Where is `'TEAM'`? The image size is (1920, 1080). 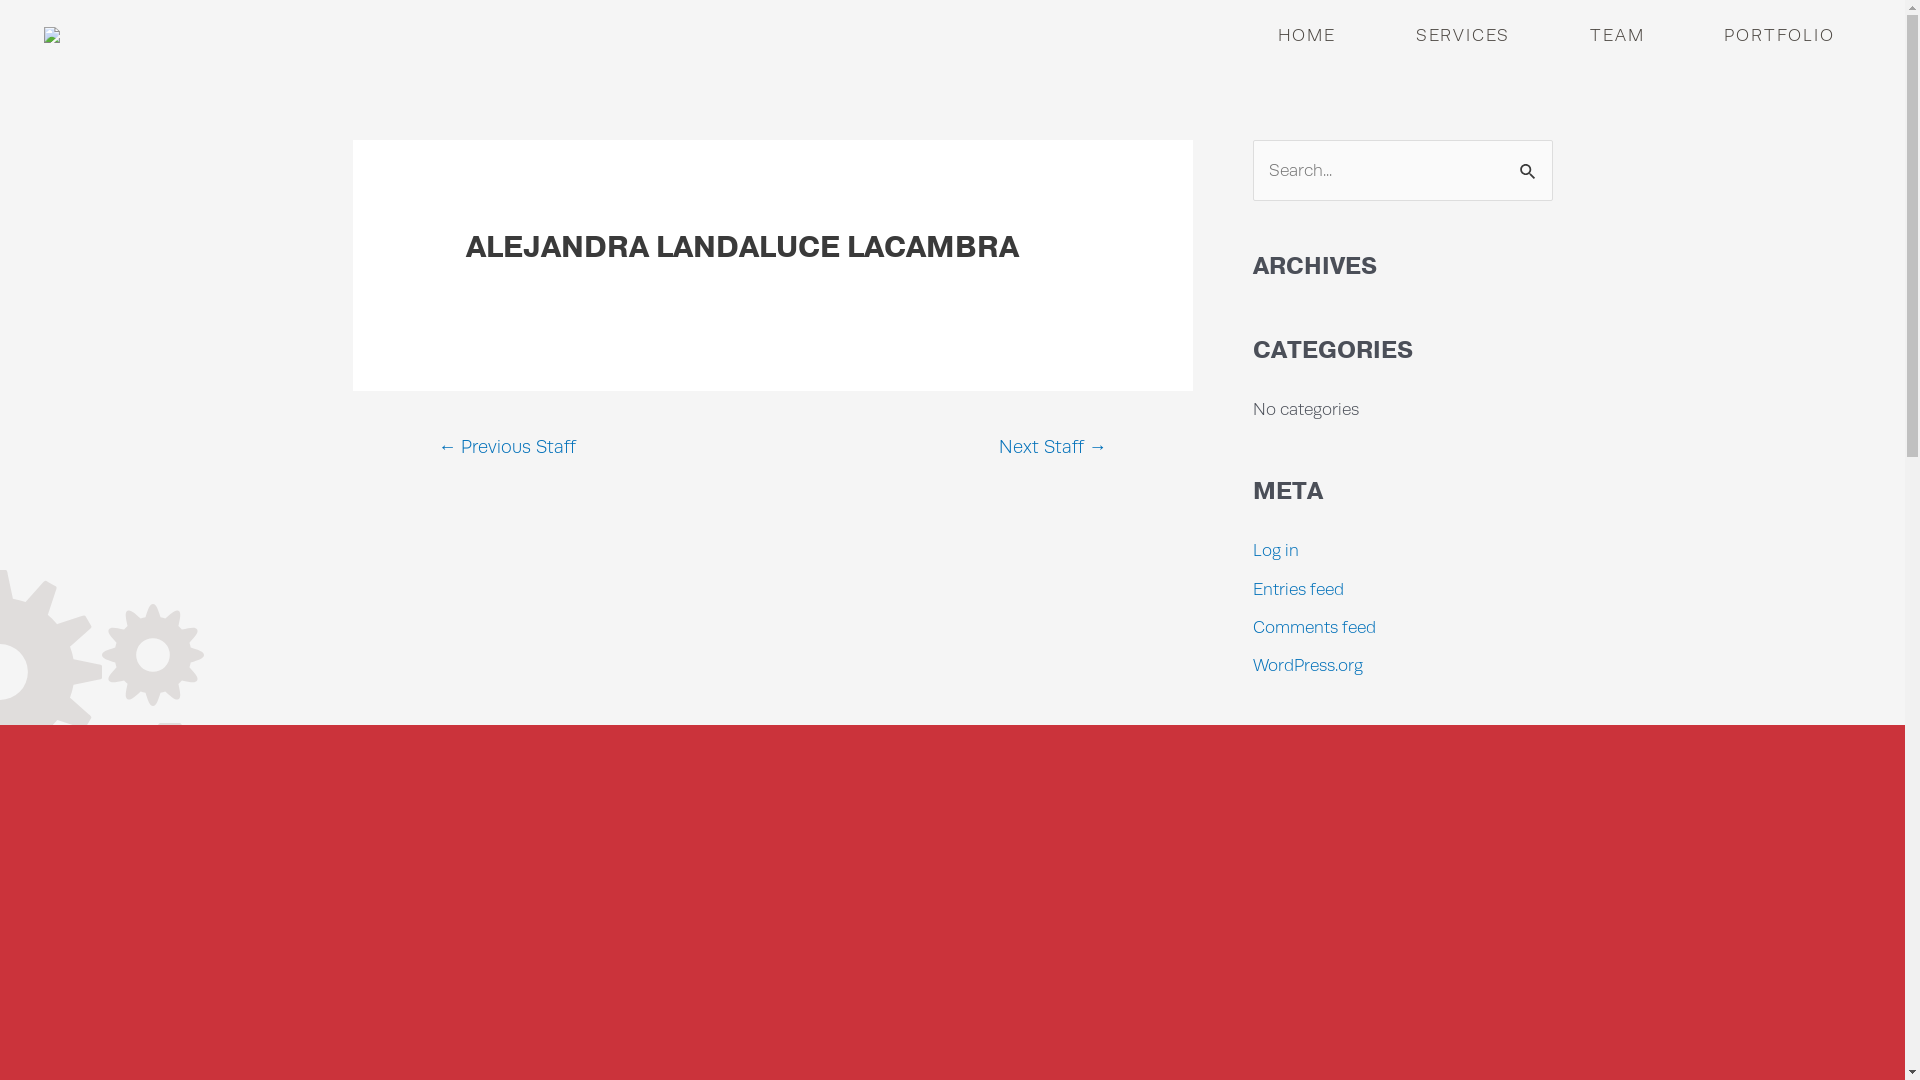
'TEAM' is located at coordinates (1617, 35).